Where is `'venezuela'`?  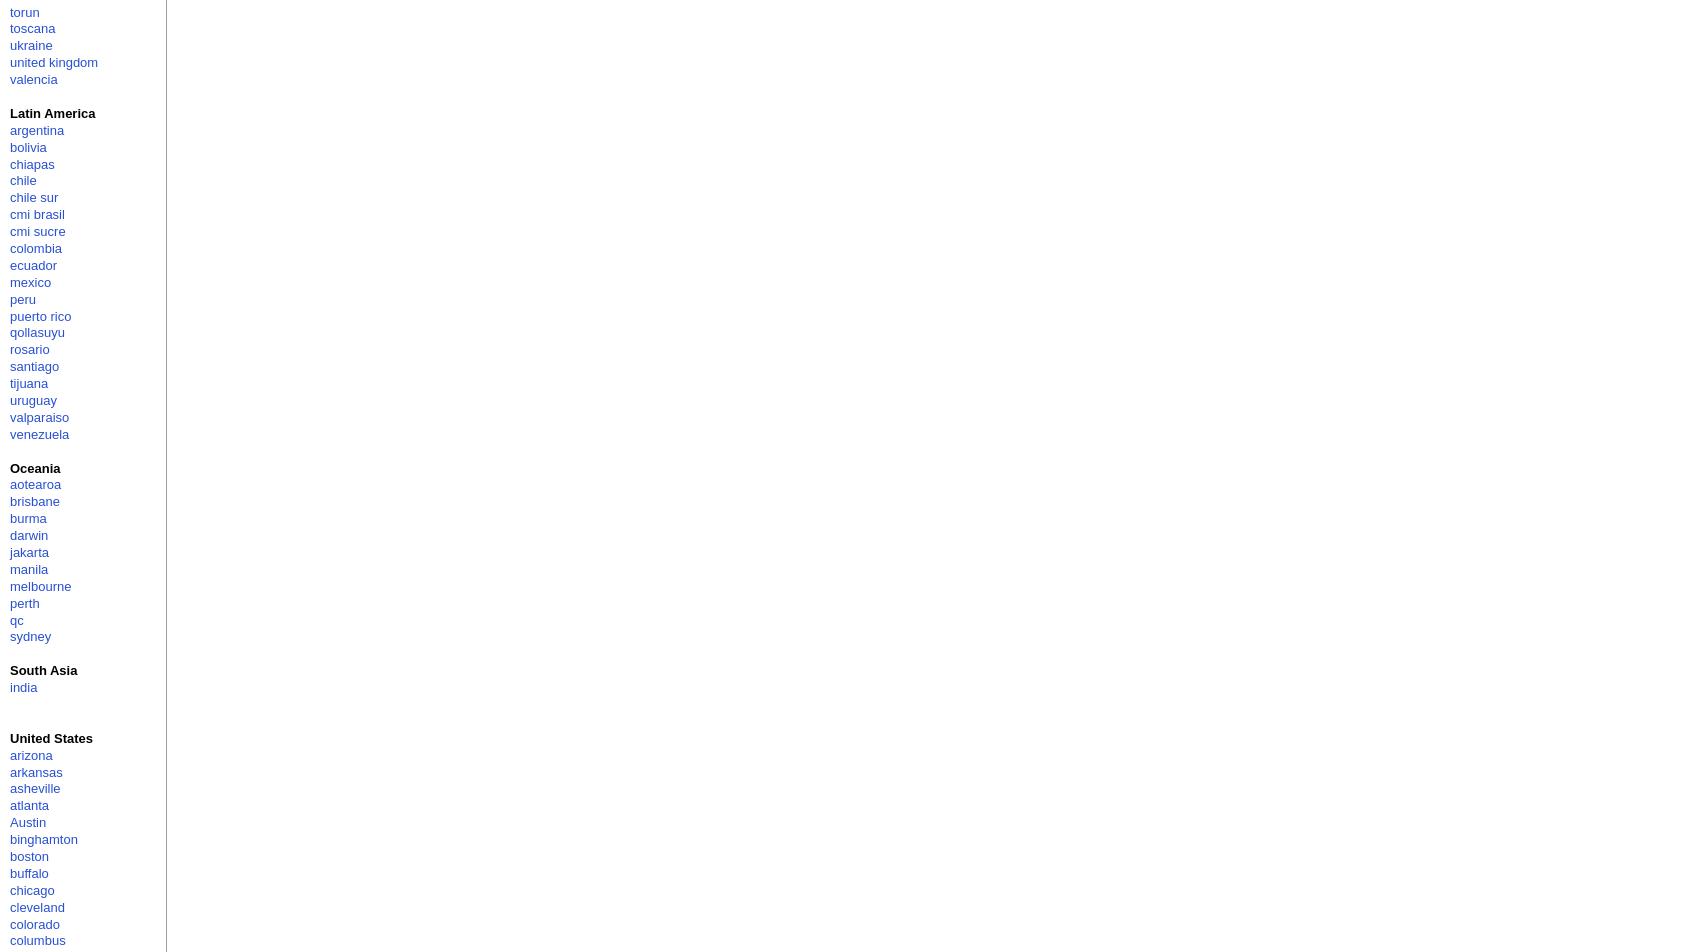
'venezuela' is located at coordinates (8, 433).